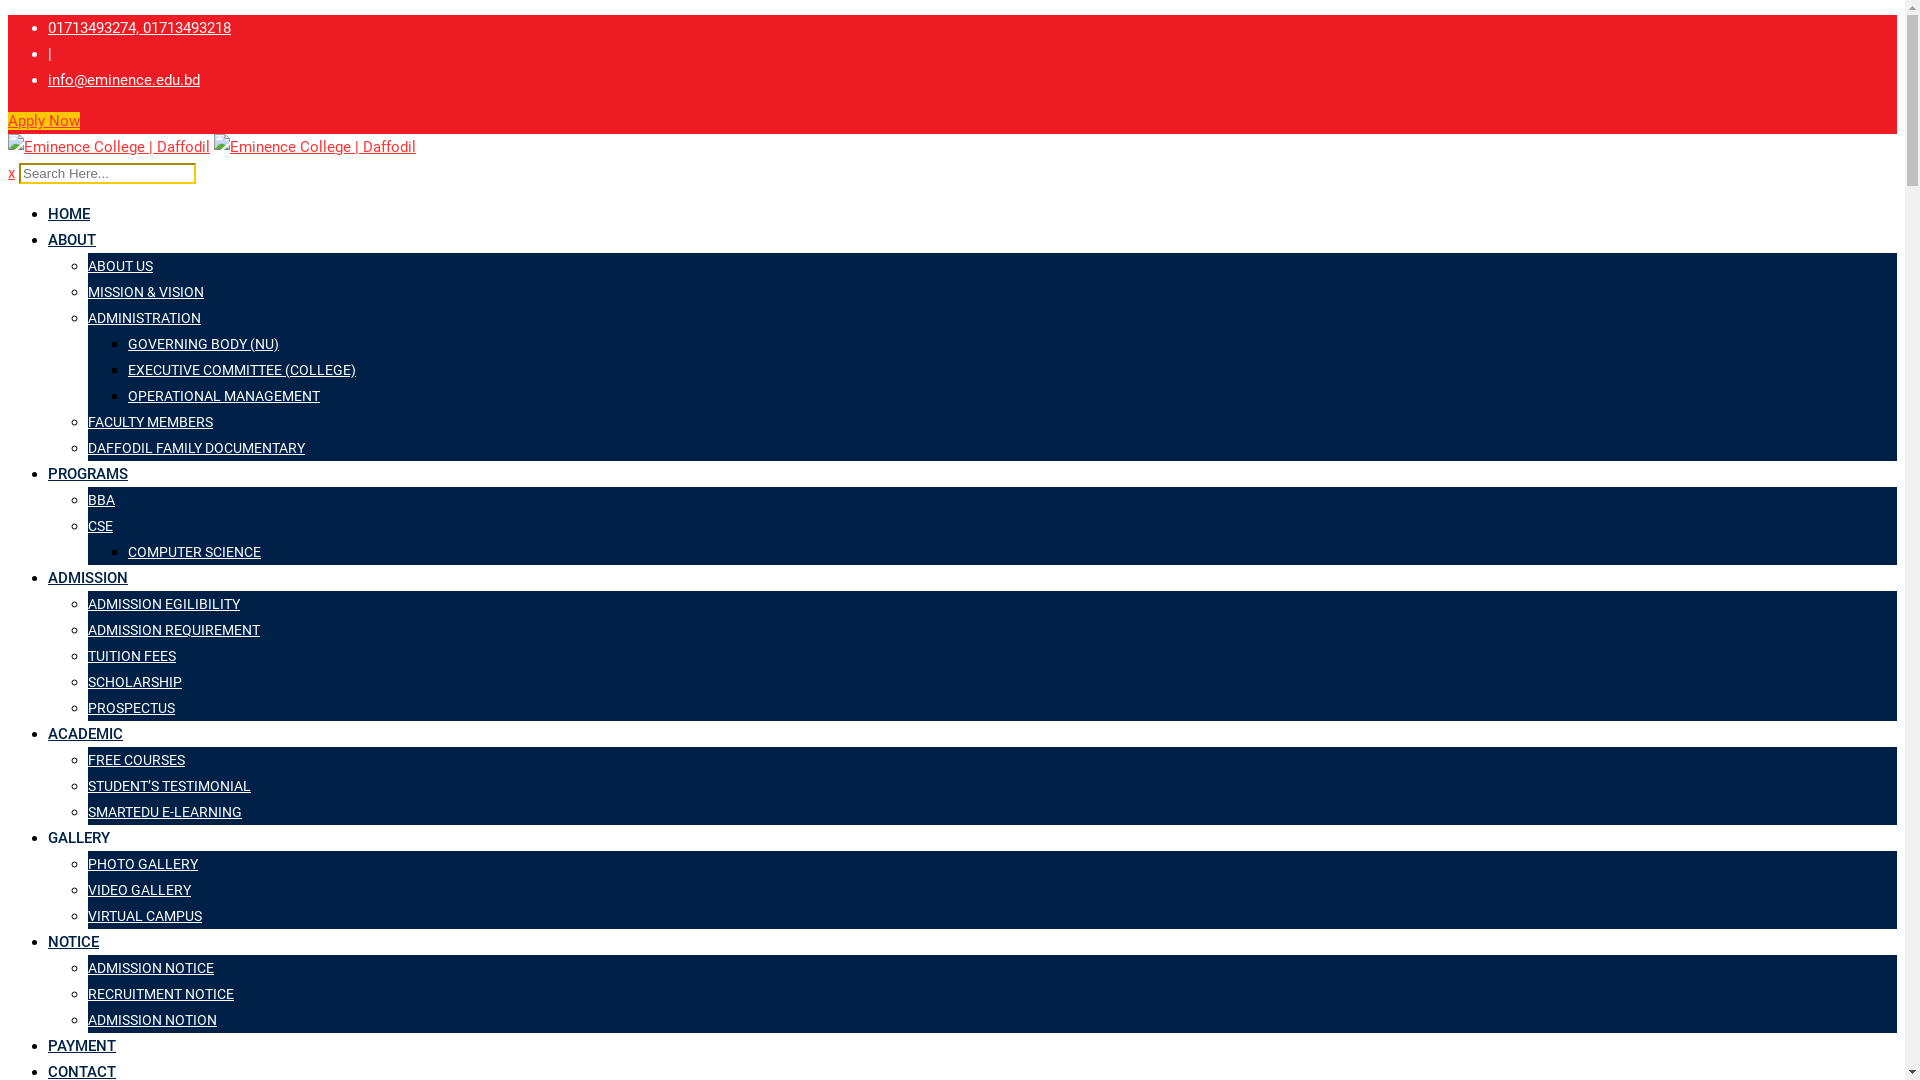 The image size is (1920, 1080). What do you see at coordinates (142, 863) in the screenshot?
I see `'PHOTO GALLERY'` at bounding box center [142, 863].